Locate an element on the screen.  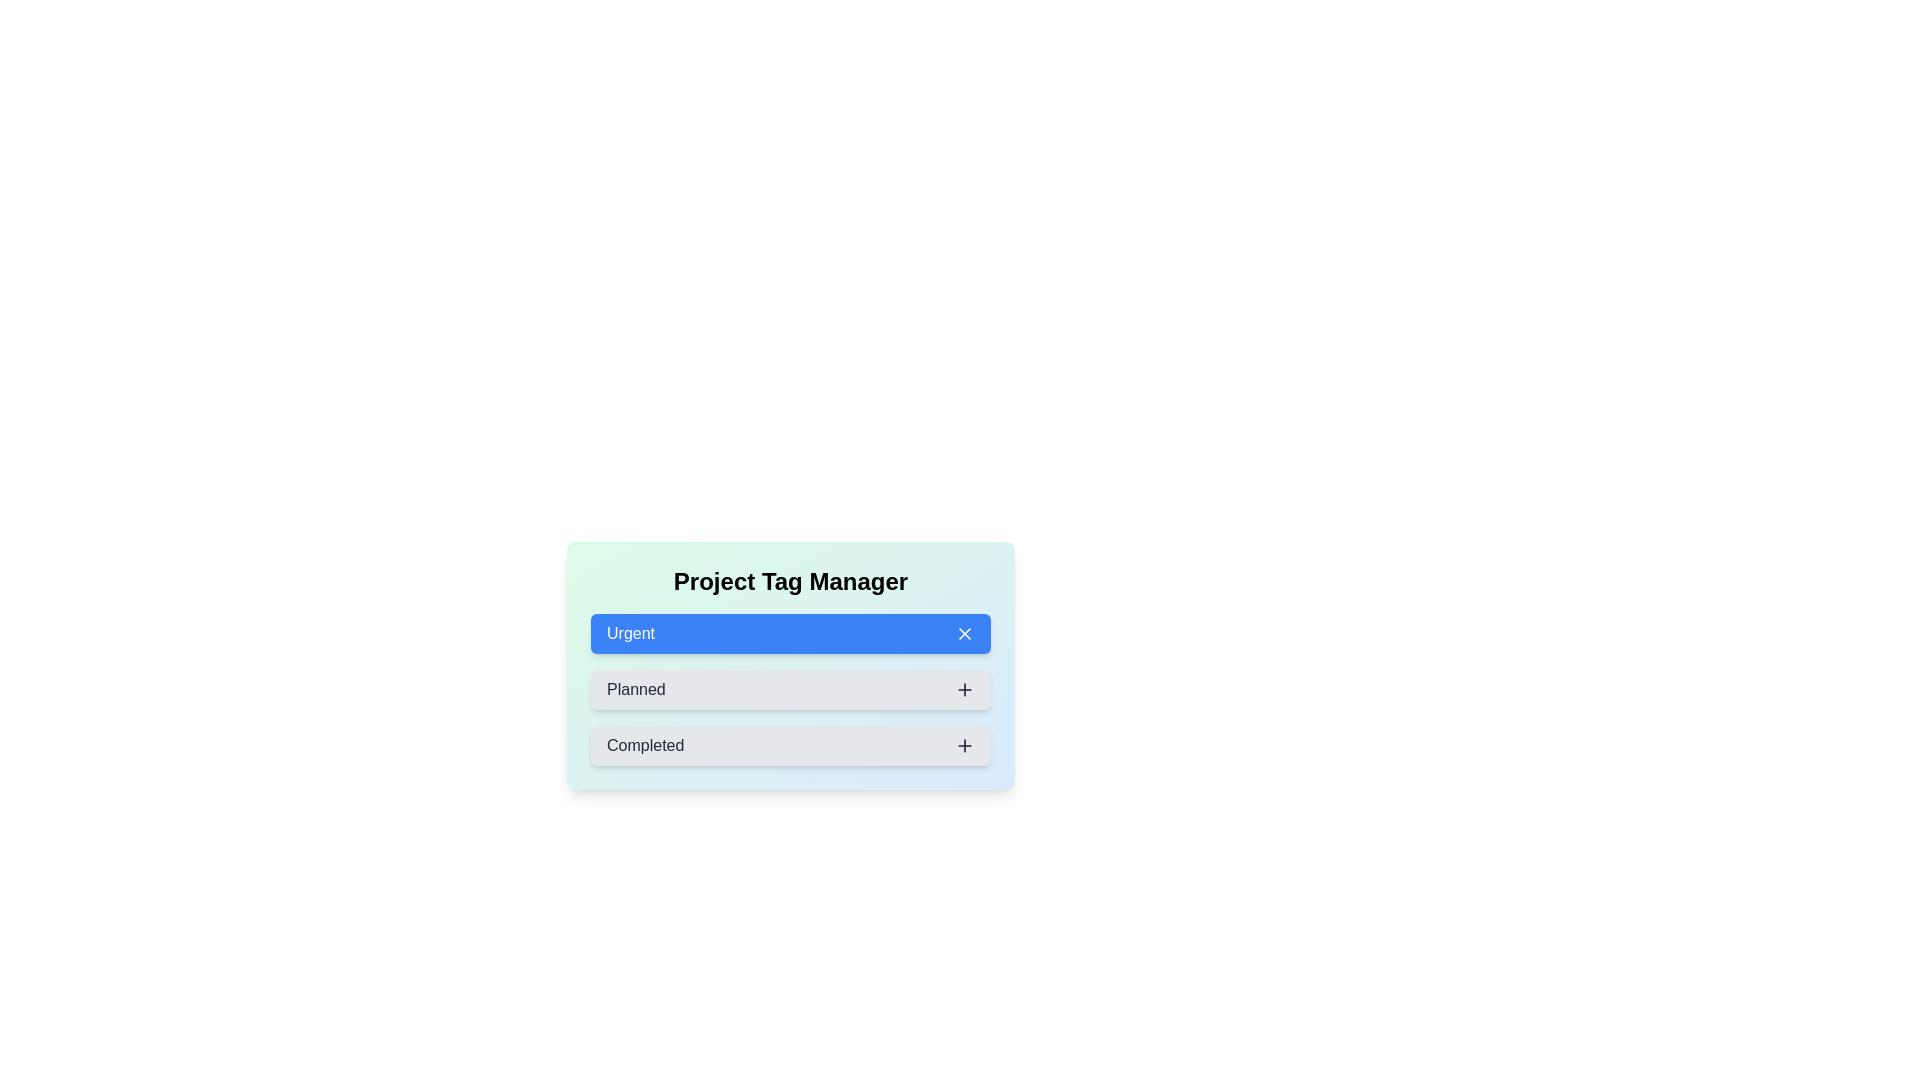
the icon corresponding to Completed to toggle its state is located at coordinates (964, 745).